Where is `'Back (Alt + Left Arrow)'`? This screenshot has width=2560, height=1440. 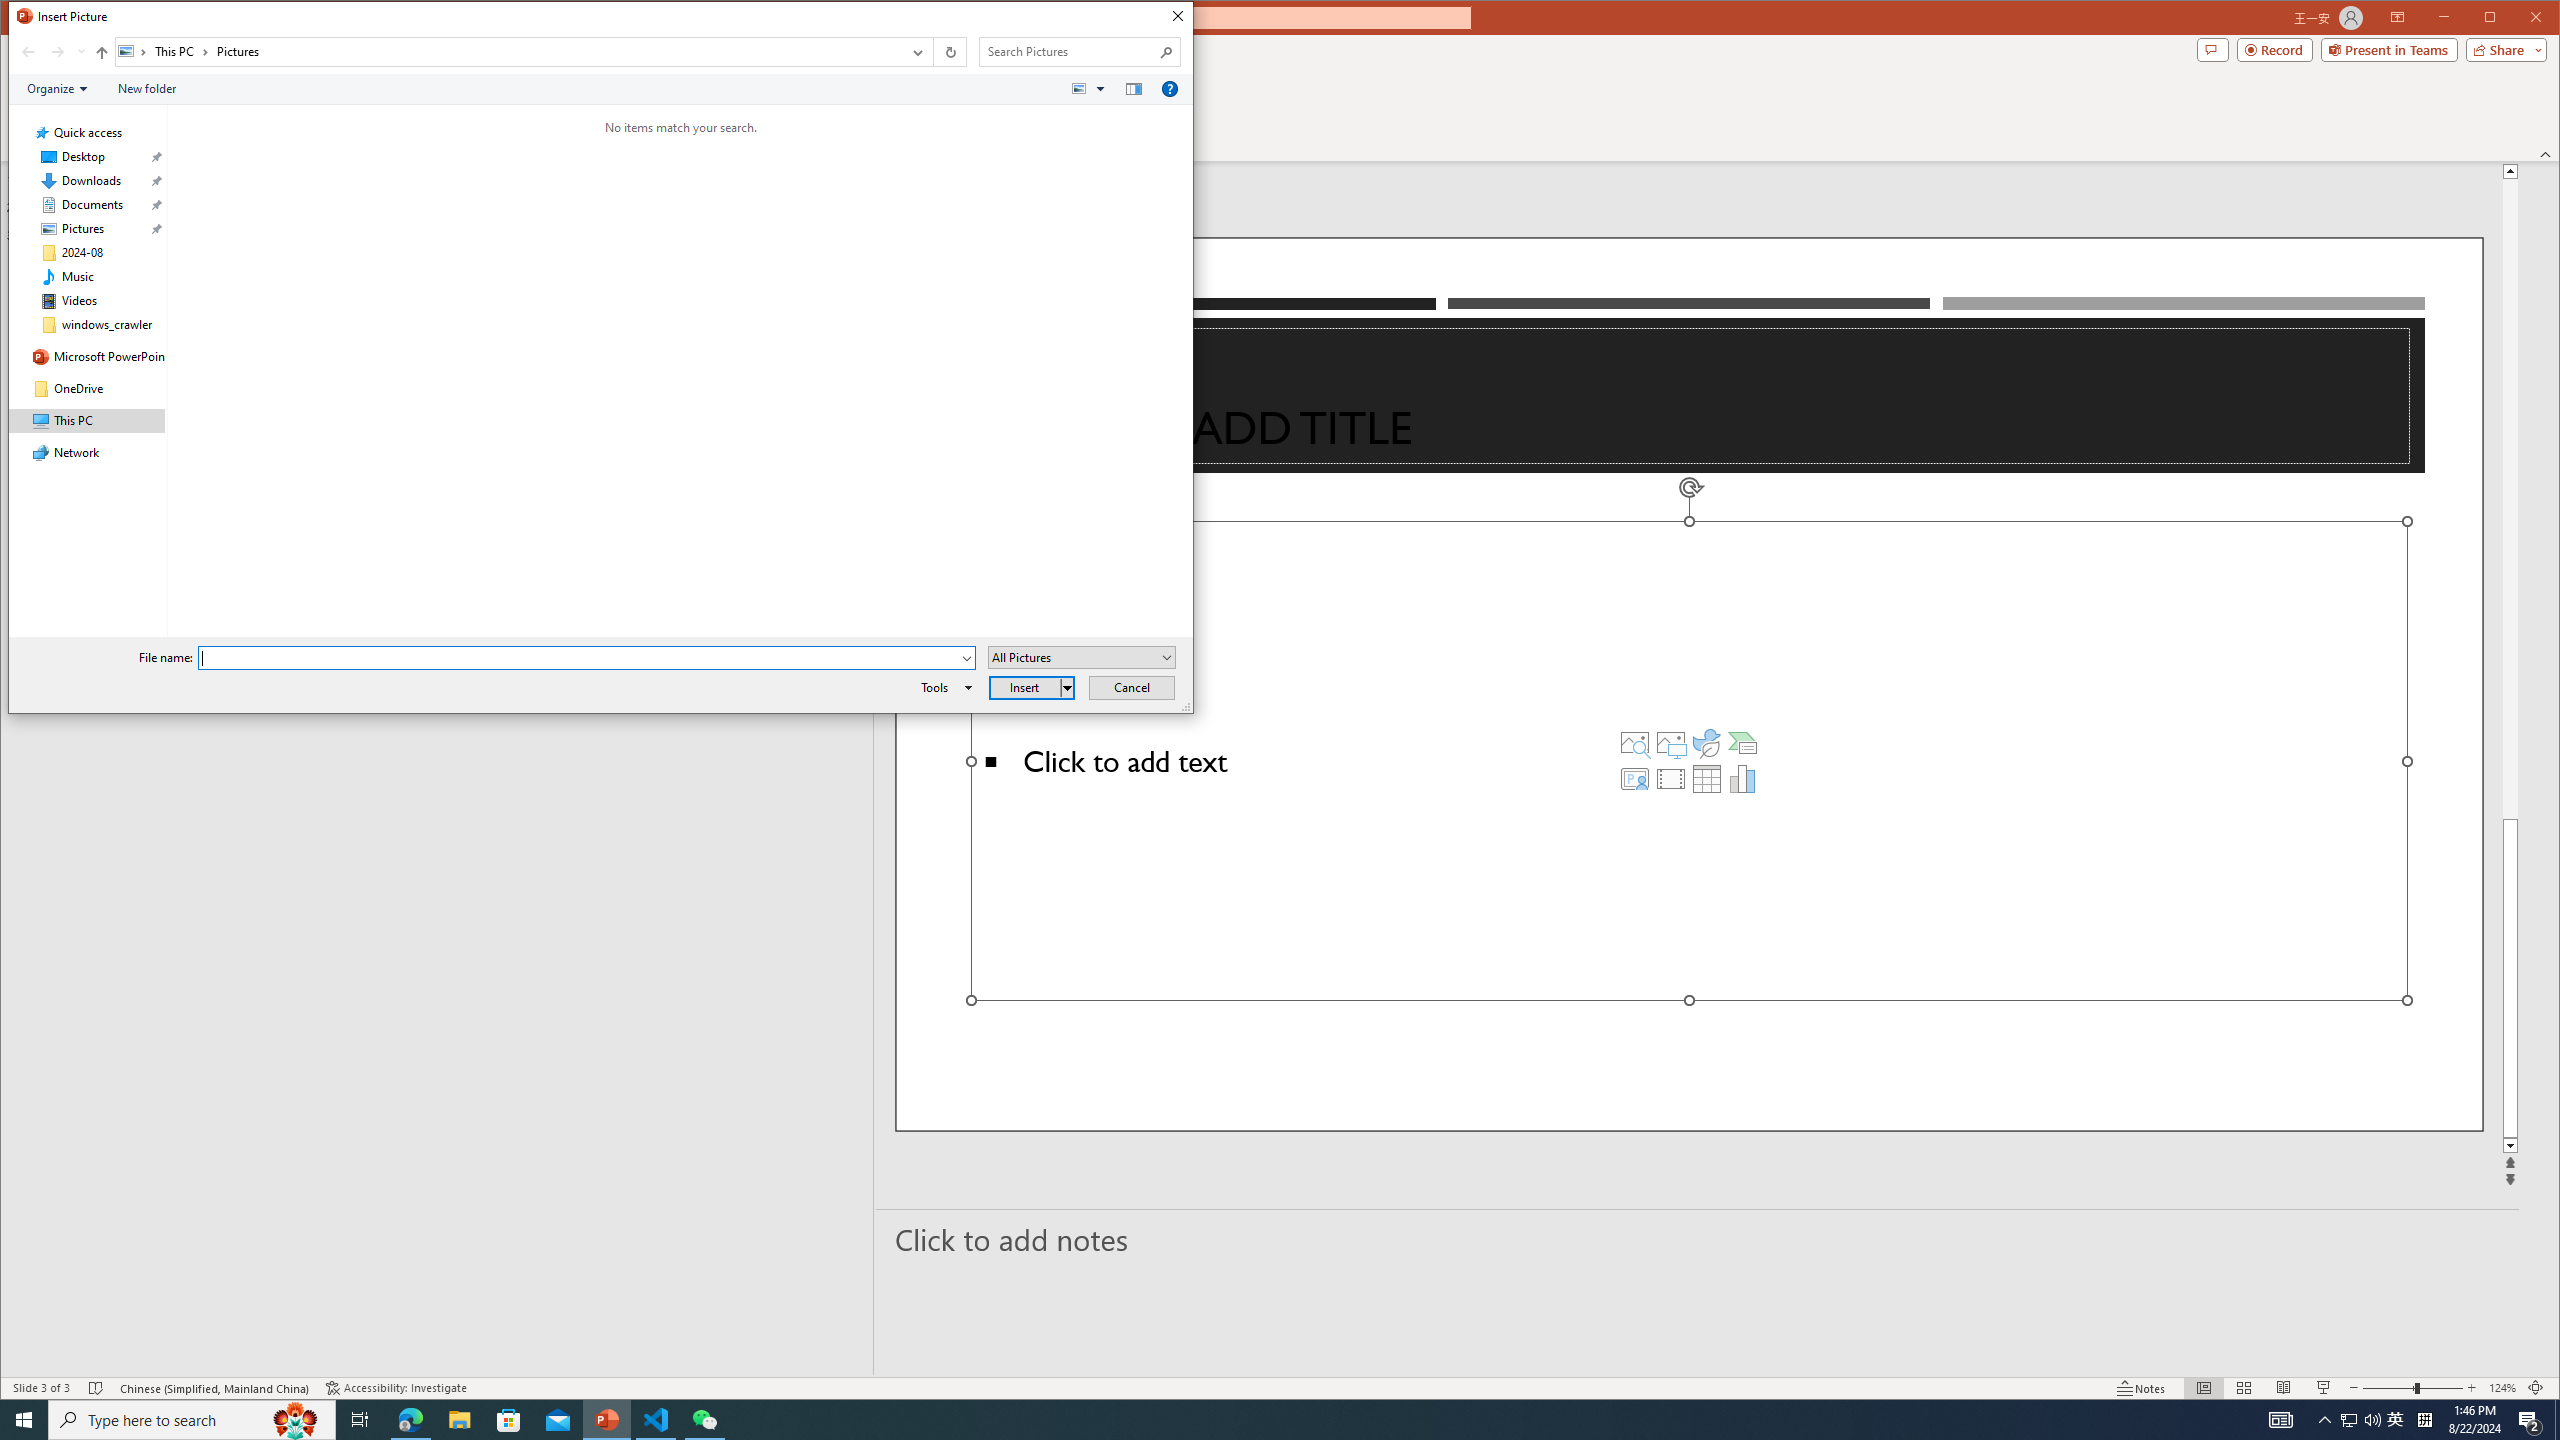 'Back (Alt + Left Arrow)' is located at coordinates (28, 51).